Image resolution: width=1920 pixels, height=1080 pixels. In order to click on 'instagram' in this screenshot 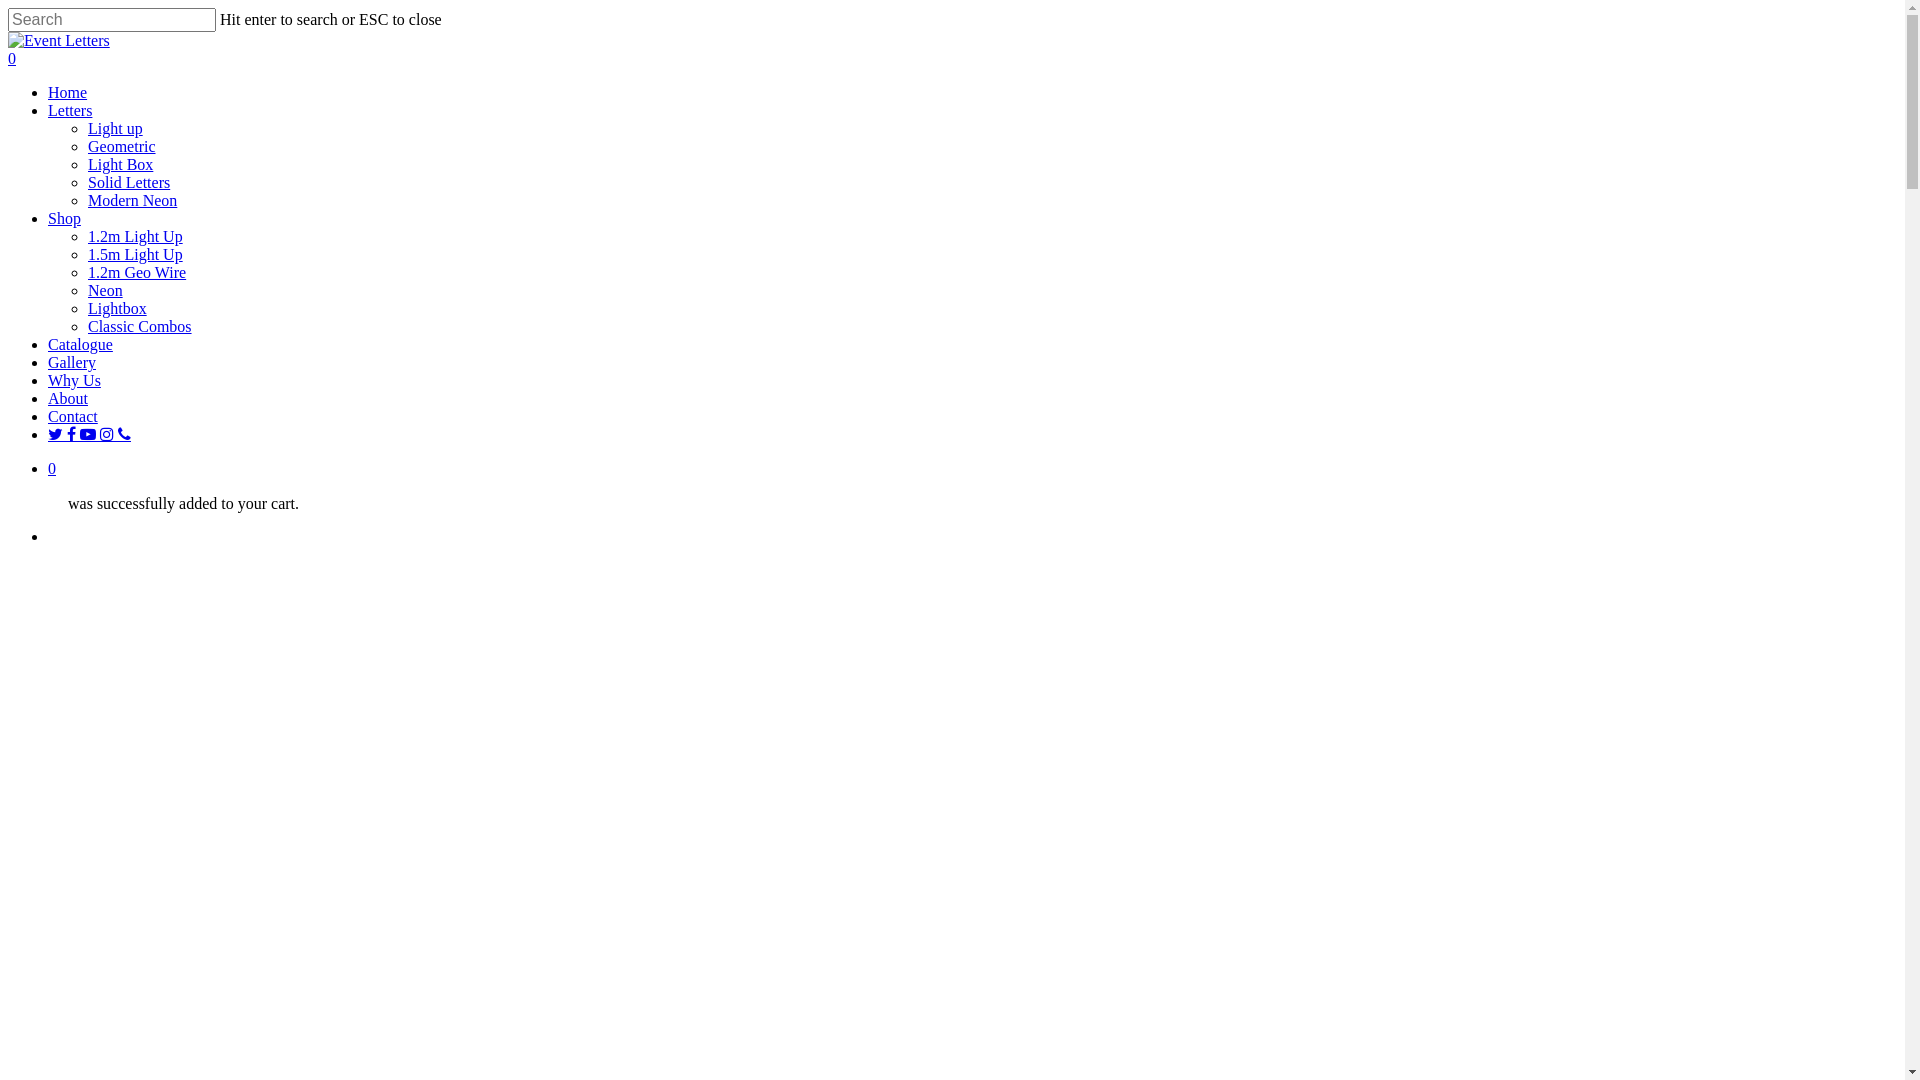, I will do `click(108, 433)`.